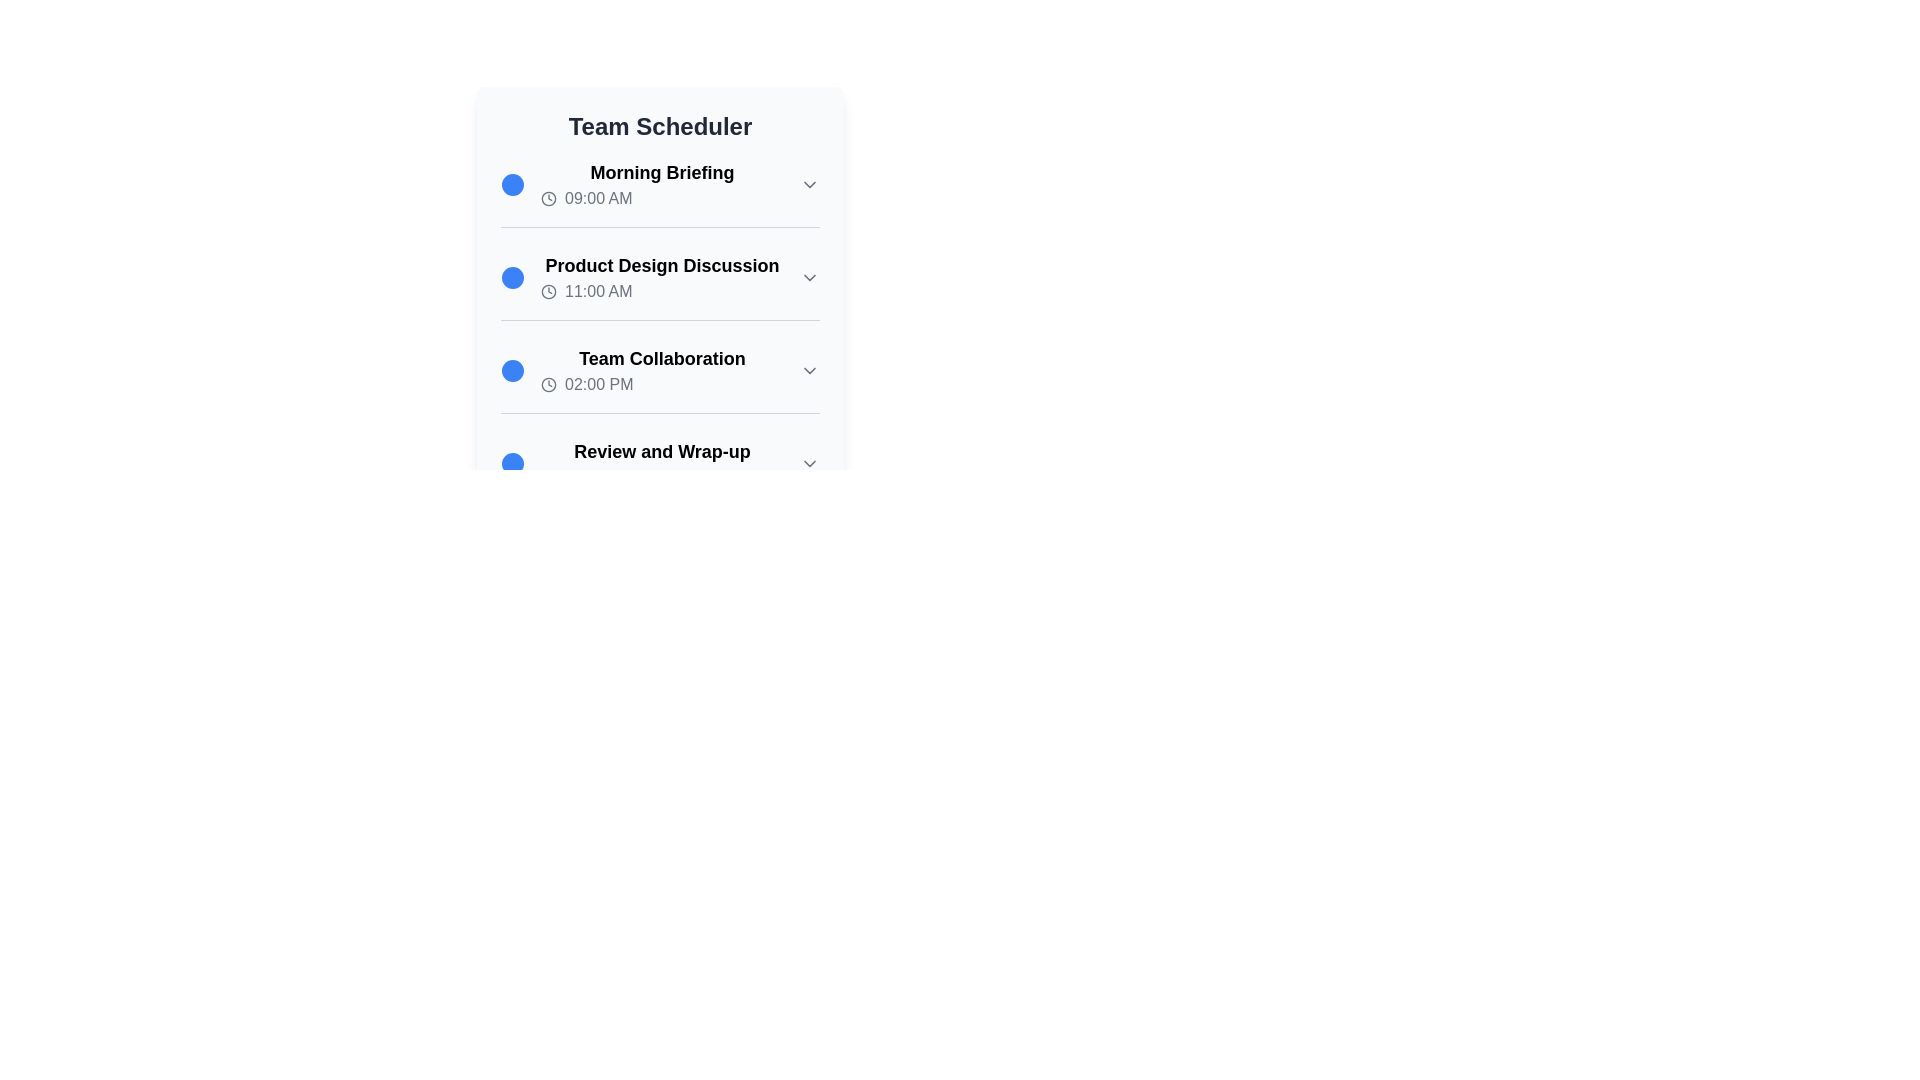  Describe the element at coordinates (660, 265) in the screenshot. I see `the schedule overview modal component located at the center-top of the interface` at that location.